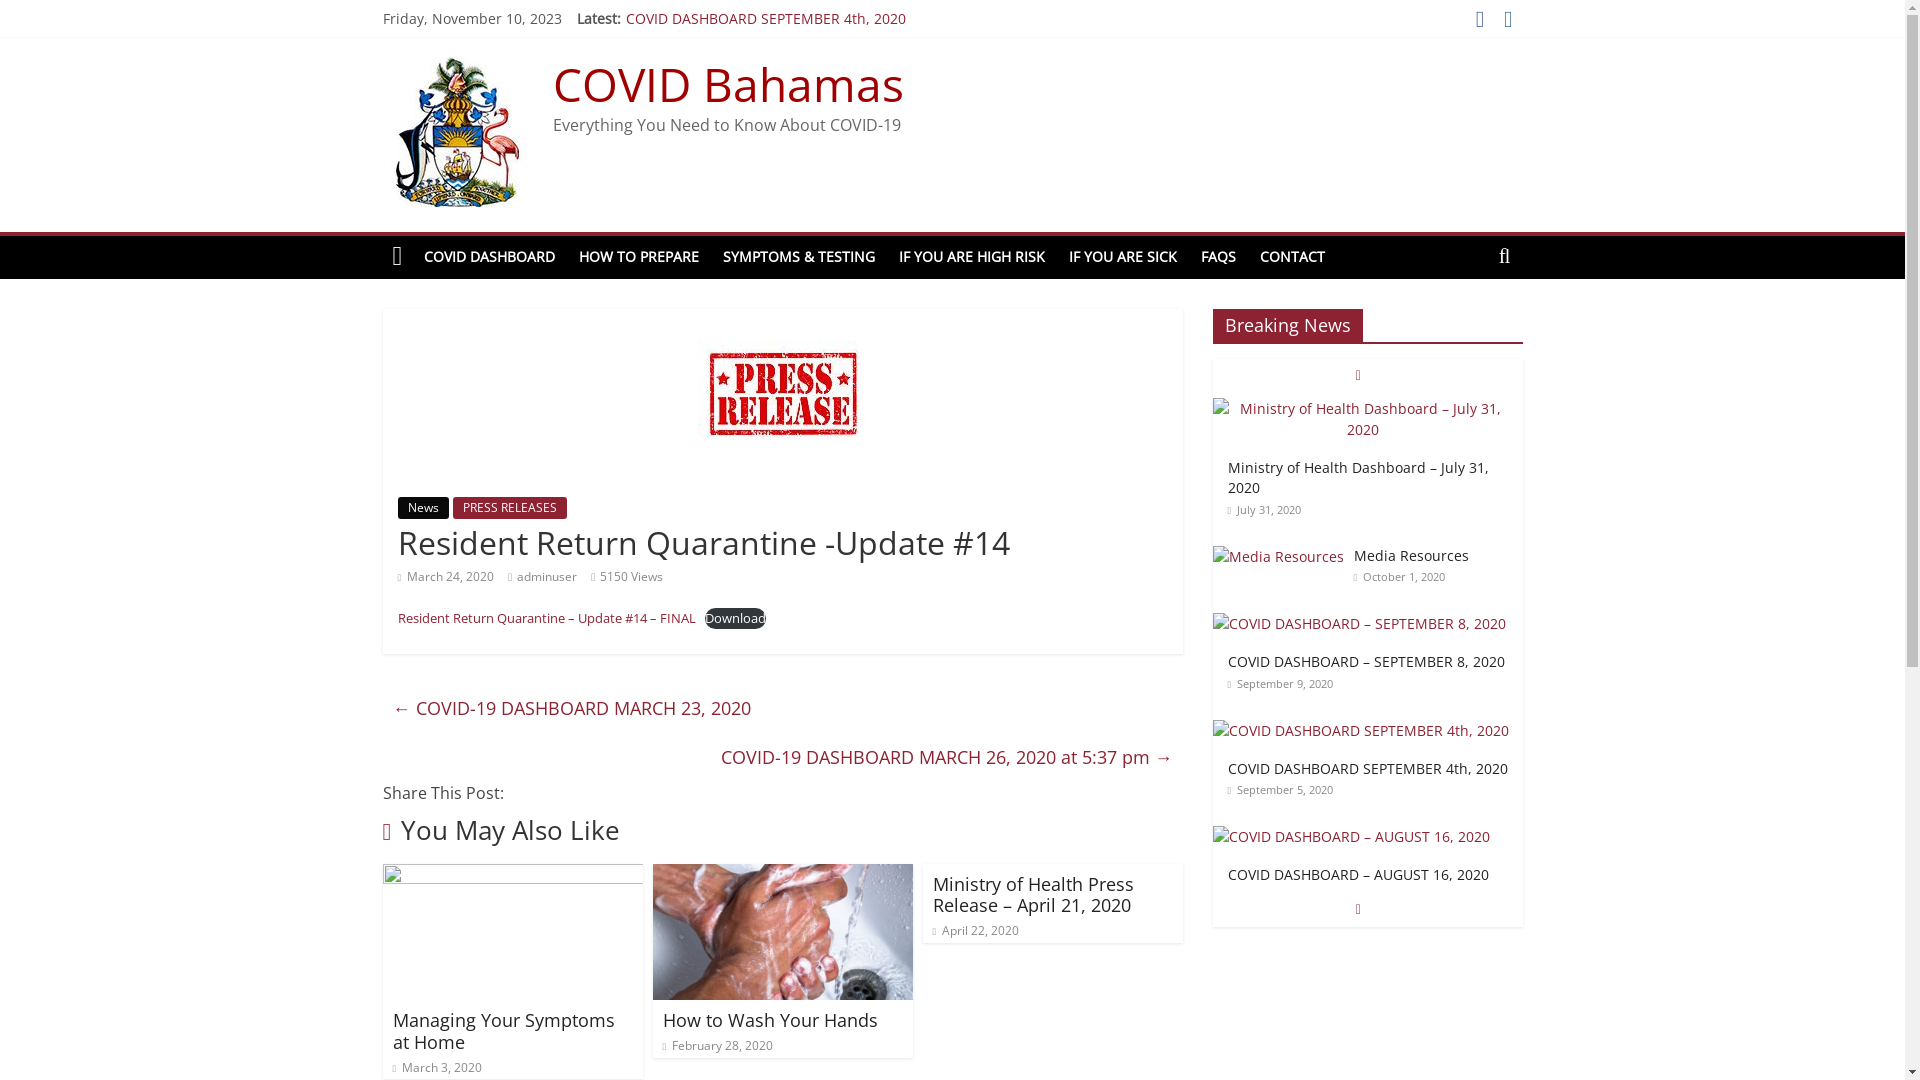  What do you see at coordinates (797, 256) in the screenshot?
I see `'SYMPTOMS & TESTING'` at bounding box center [797, 256].